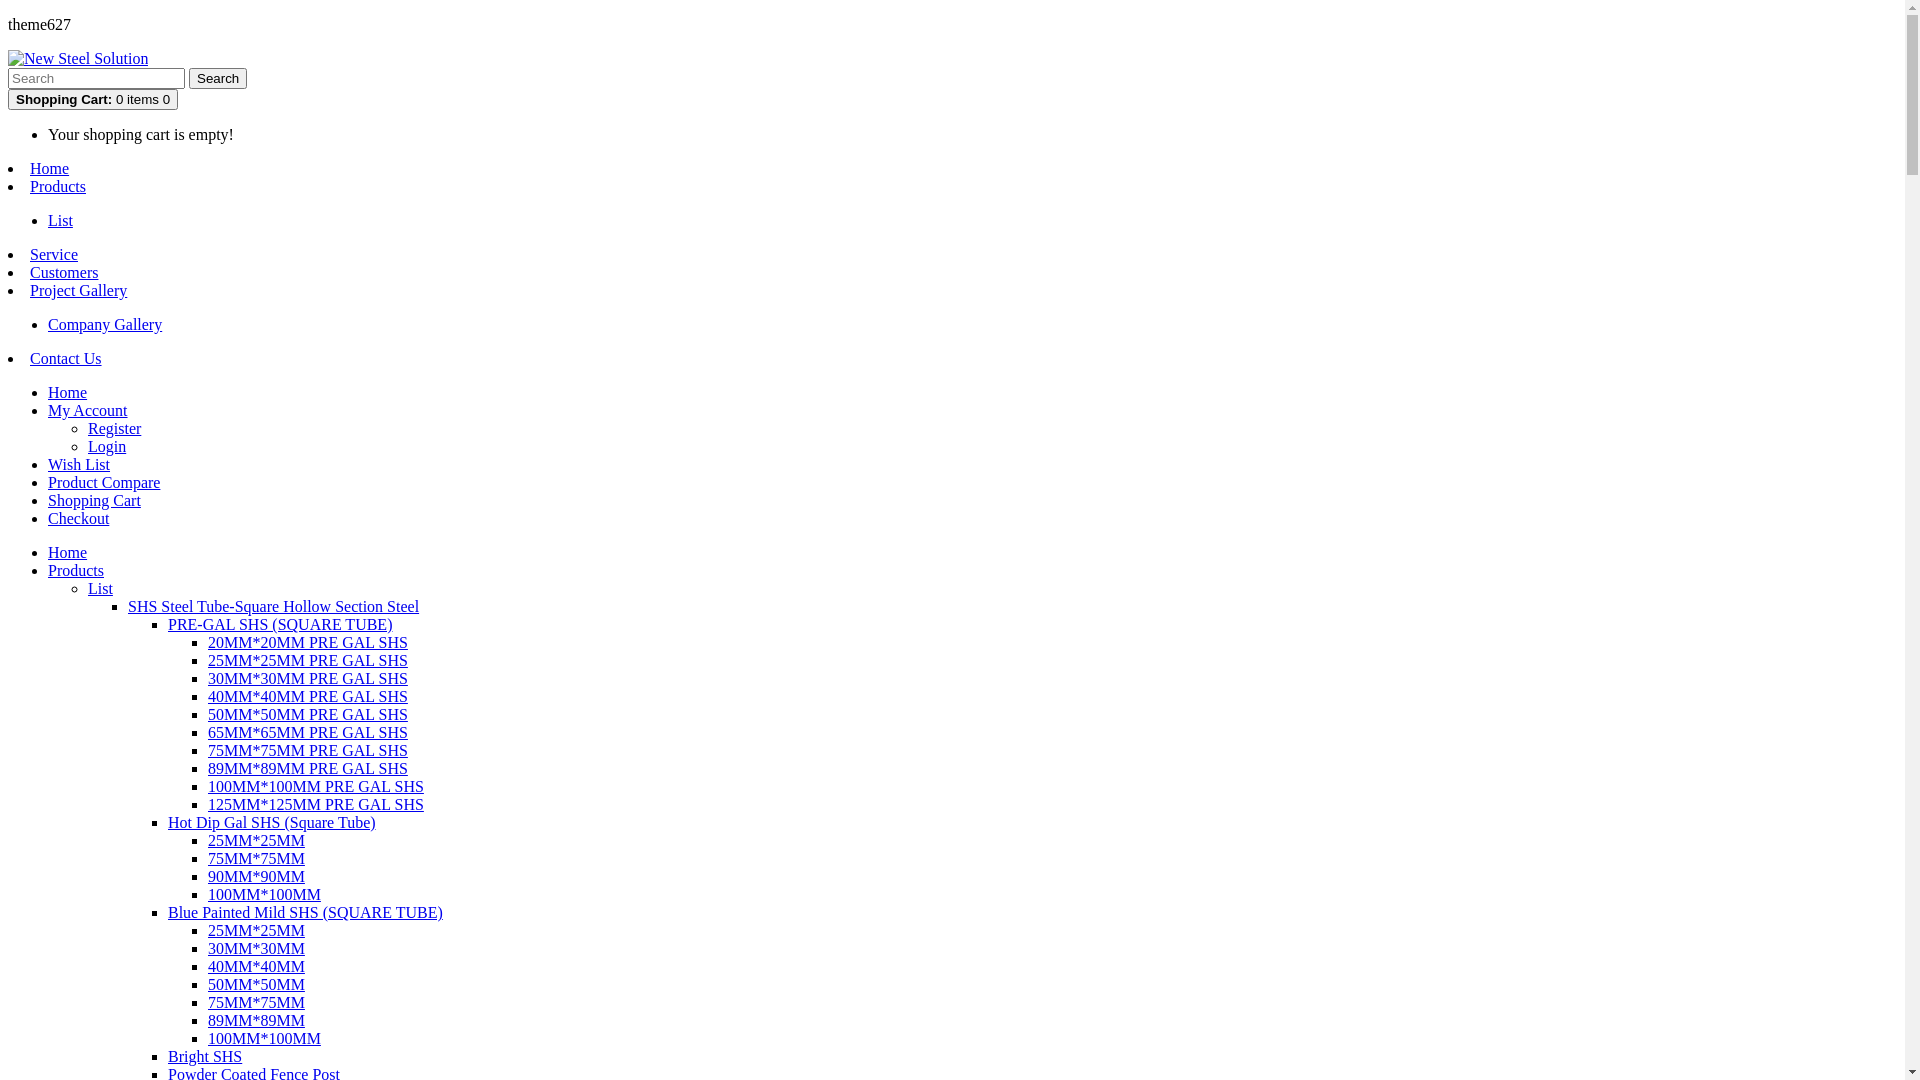 The image size is (1920, 1080). Describe the element at coordinates (48, 499) in the screenshot. I see `'Shopping Cart'` at that location.